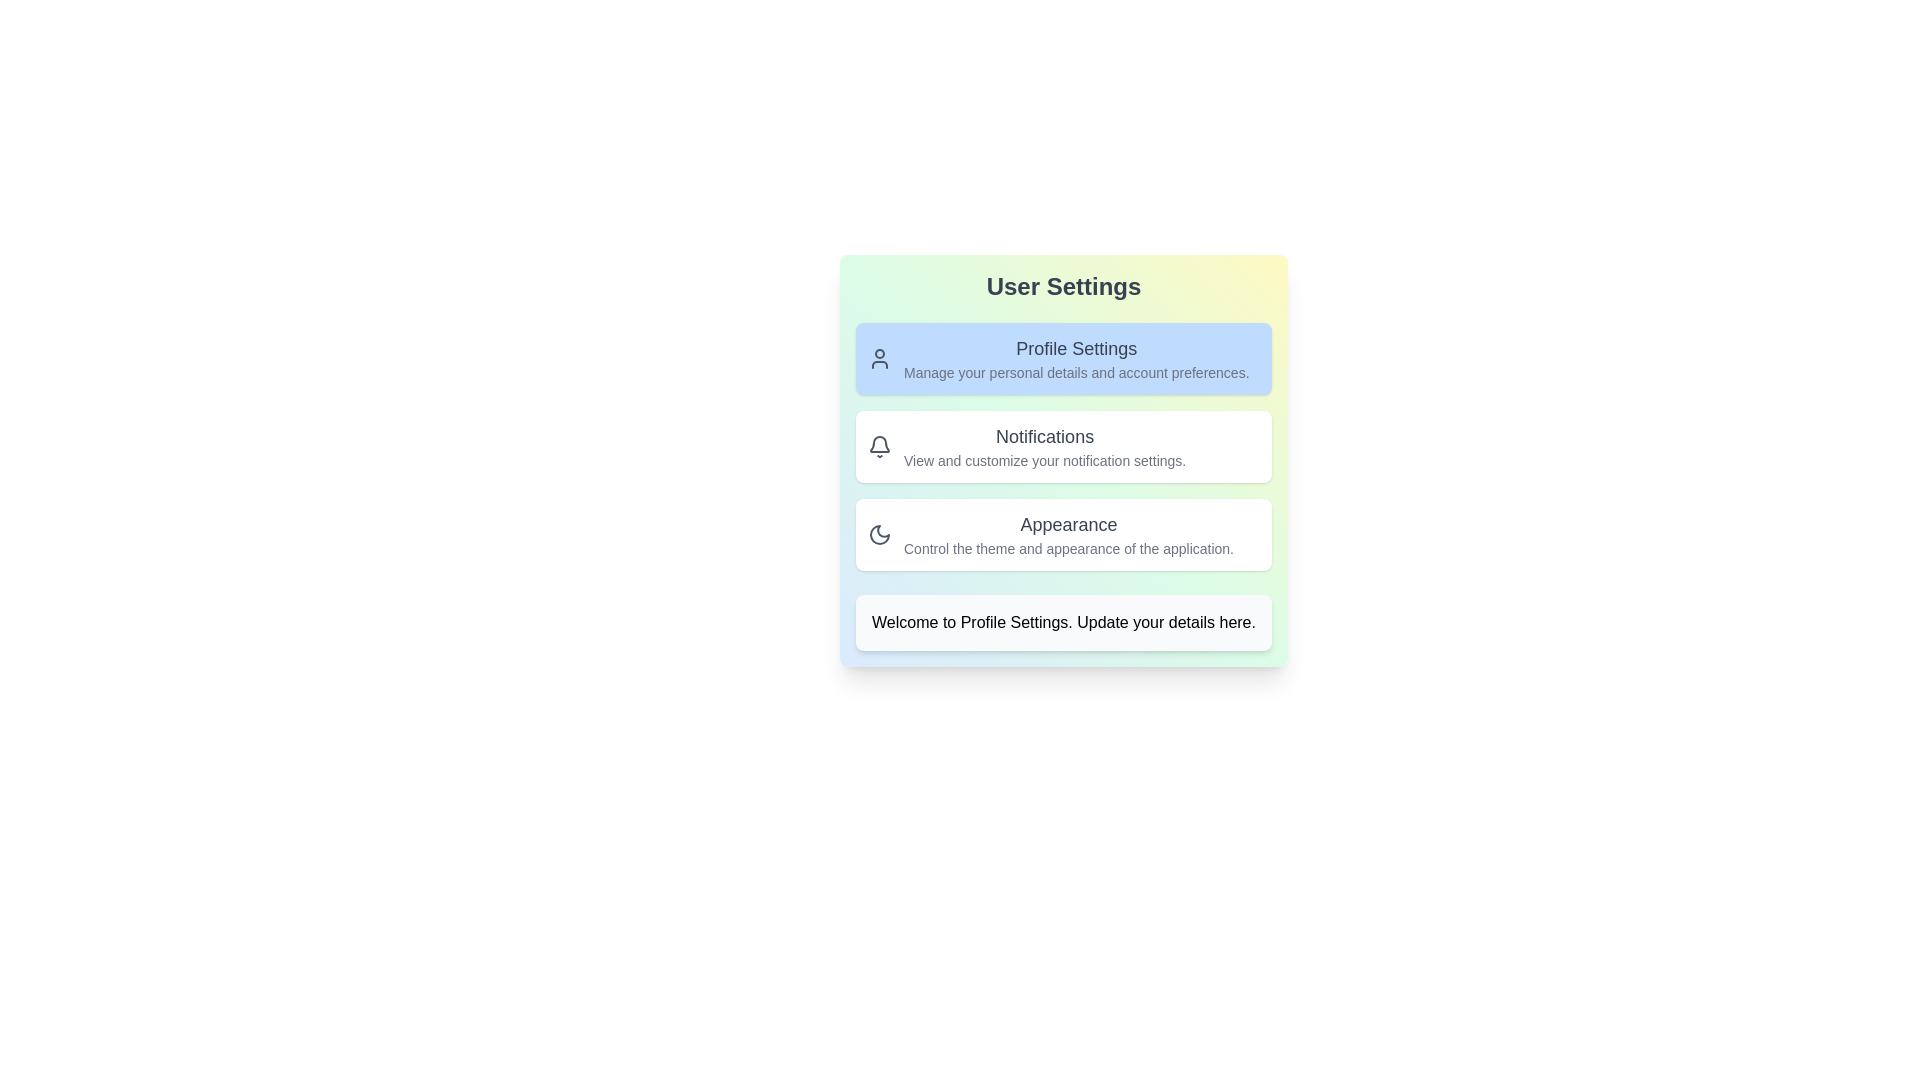 This screenshot has height=1080, width=1920. What do you see at coordinates (1063, 357) in the screenshot?
I see `the card representing Profile Settings to select it` at bounding box center [1063, 357].